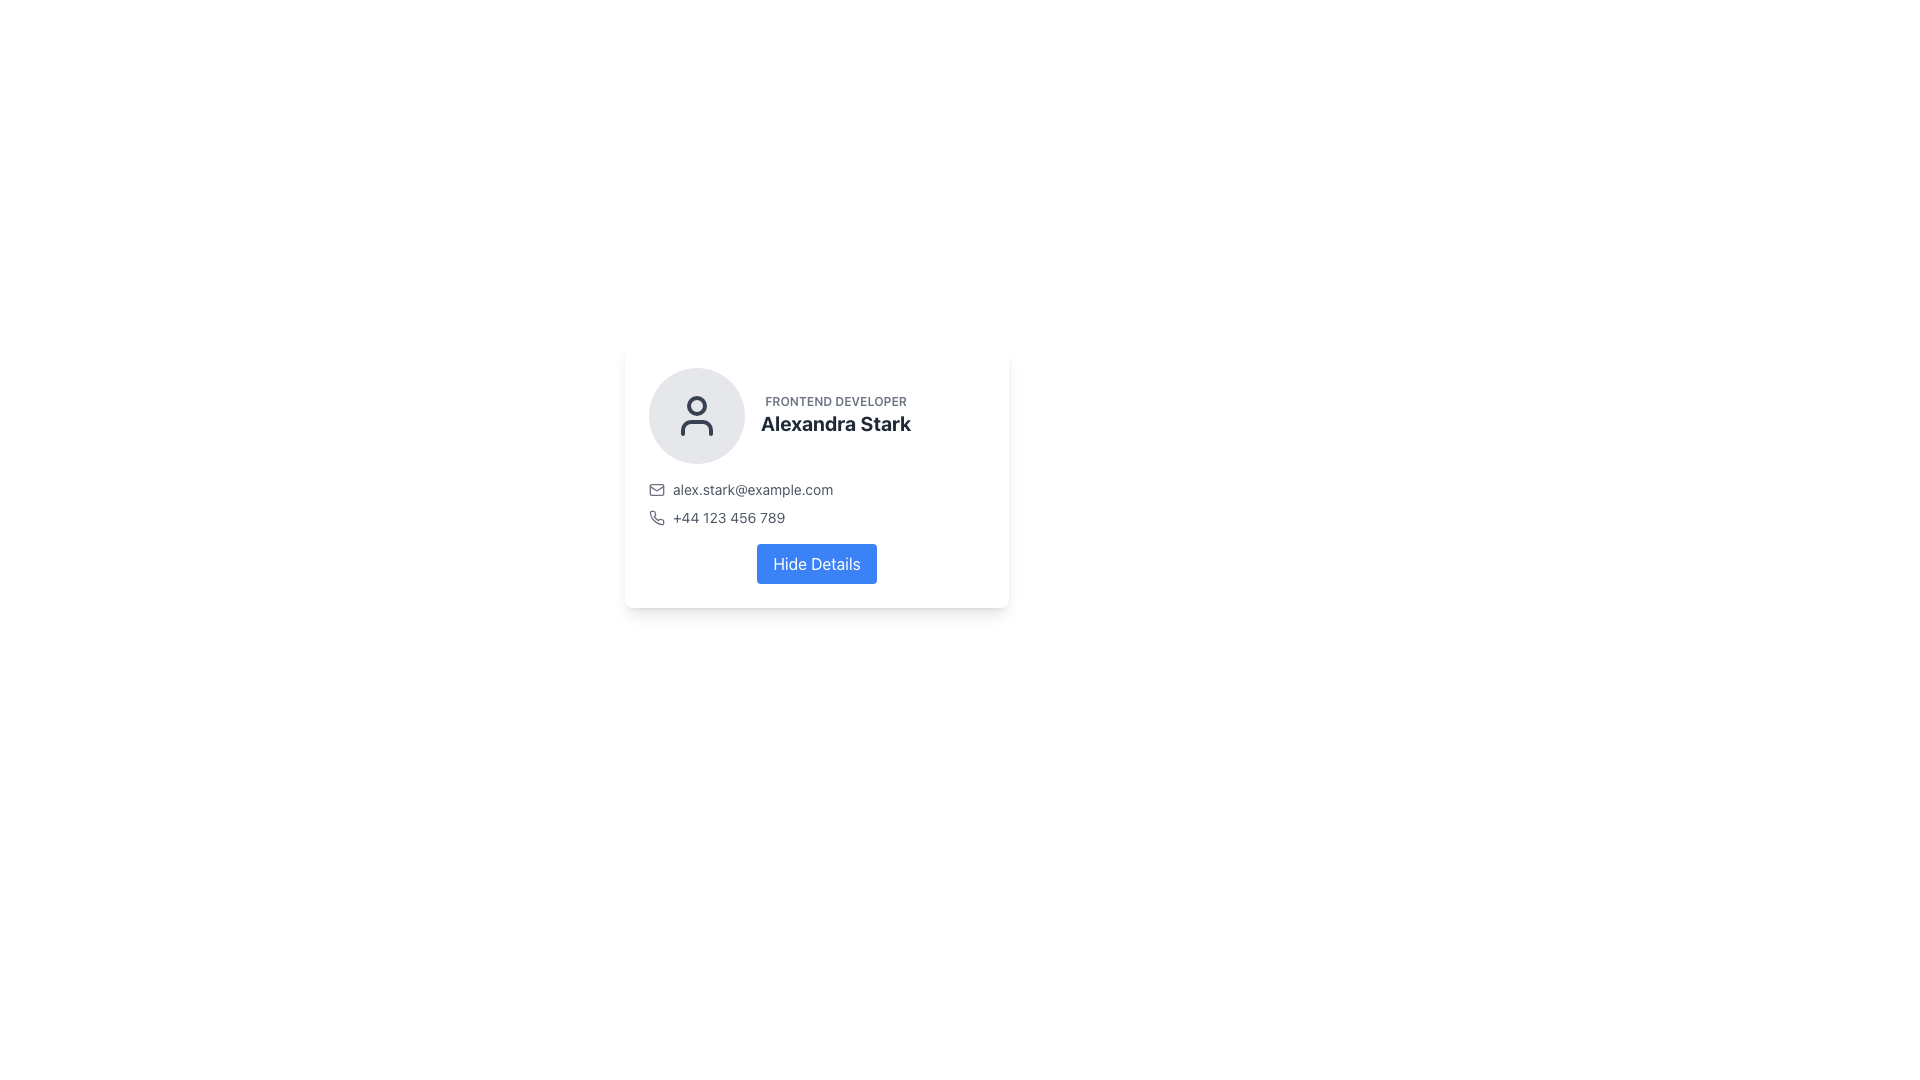 The height and width of the screenshot is (1080, 1920). What do you see at coordinates (657, 489) in the screenshot?
I see `the SVG Rectangle that represents the email icon, which is positioned above the email address text and to the left of the country flag icon` at bounding box center [657, 489].